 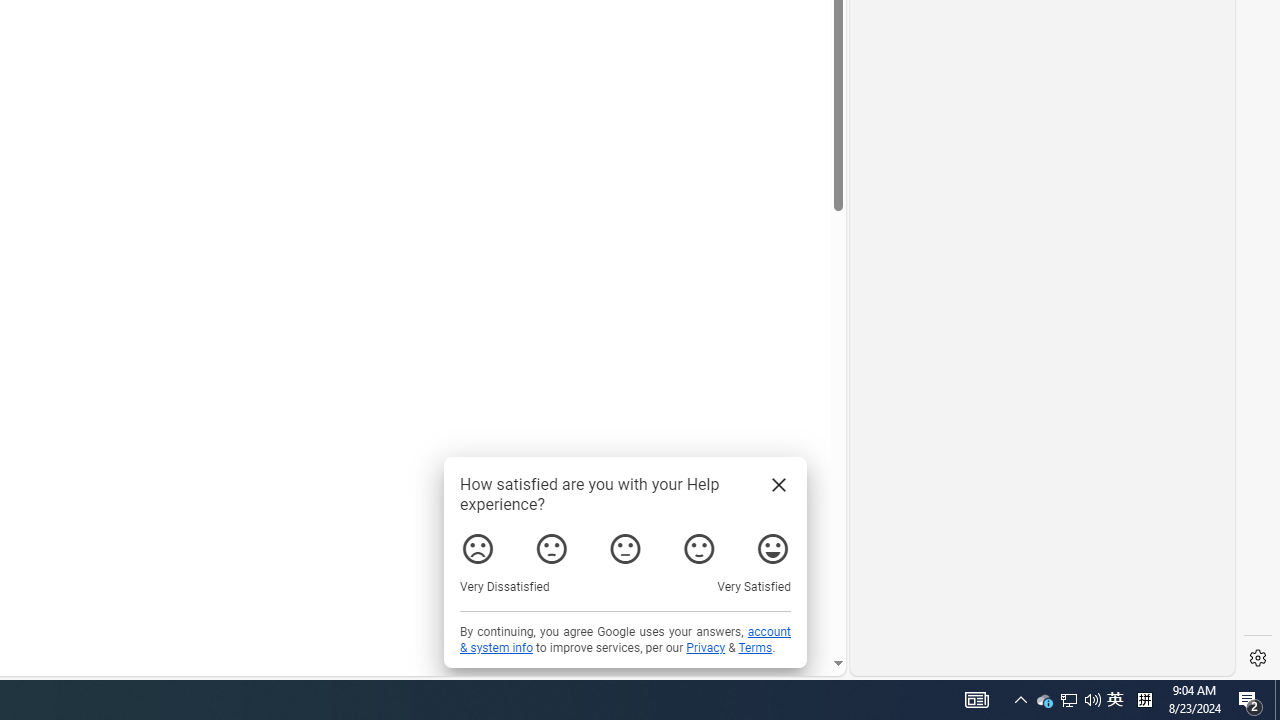 I want to click on 'Smiley 4 of 5. Somewhat satisfied', so click(x=699, y=549).